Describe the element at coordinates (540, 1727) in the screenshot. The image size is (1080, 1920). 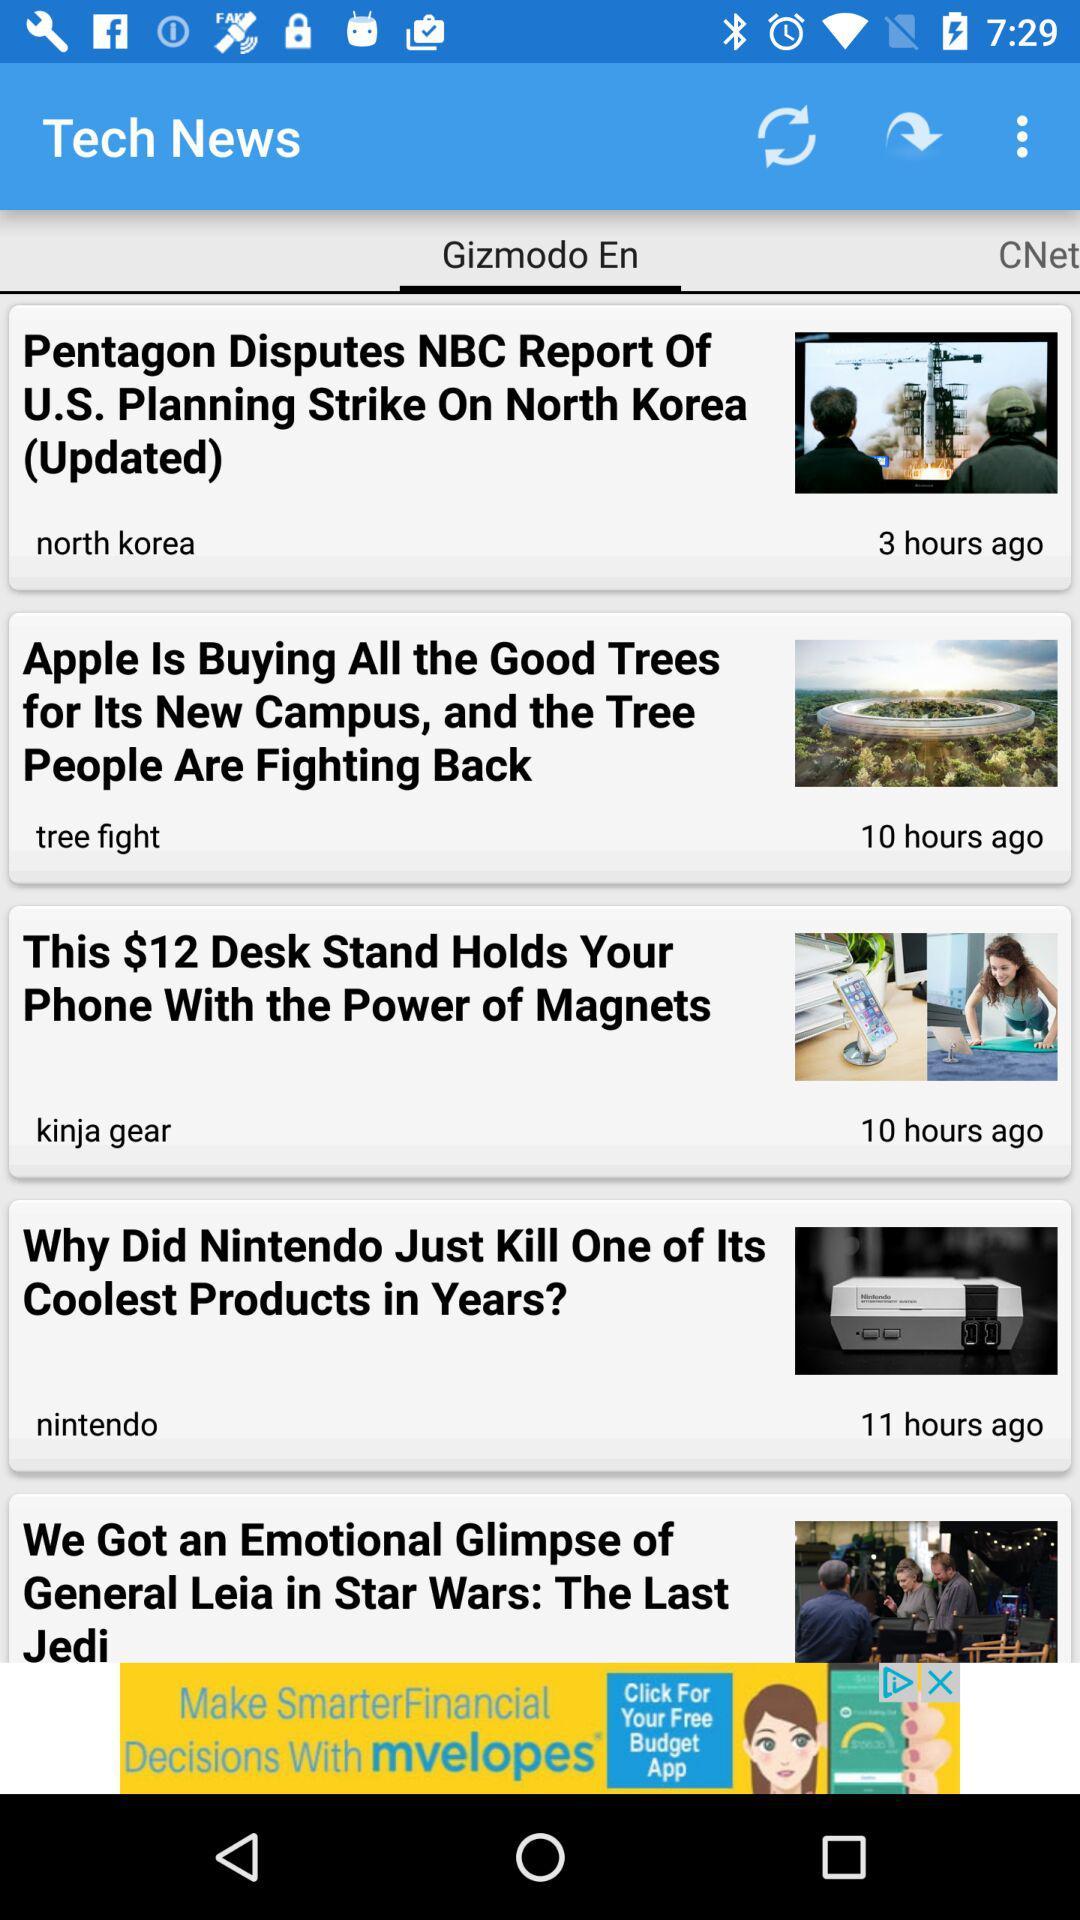
I see `redirects you to offer page` at that location.